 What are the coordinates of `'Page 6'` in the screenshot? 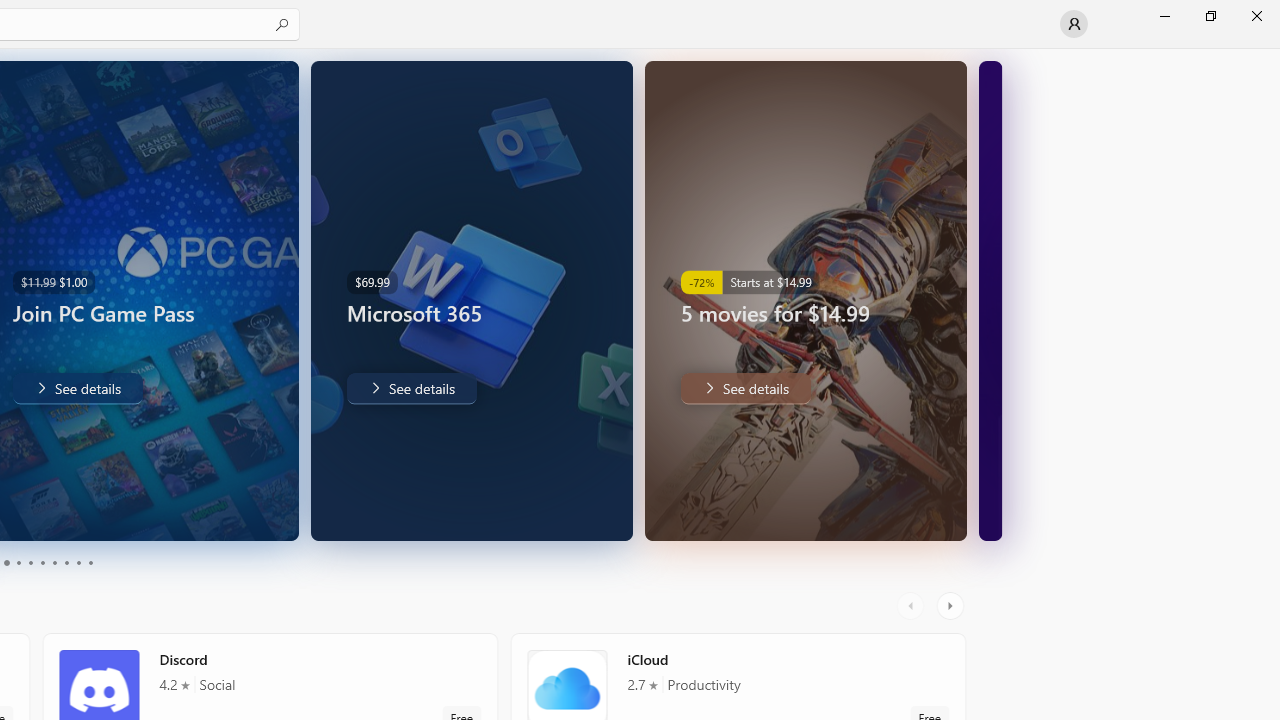 It's located at (42, 563).